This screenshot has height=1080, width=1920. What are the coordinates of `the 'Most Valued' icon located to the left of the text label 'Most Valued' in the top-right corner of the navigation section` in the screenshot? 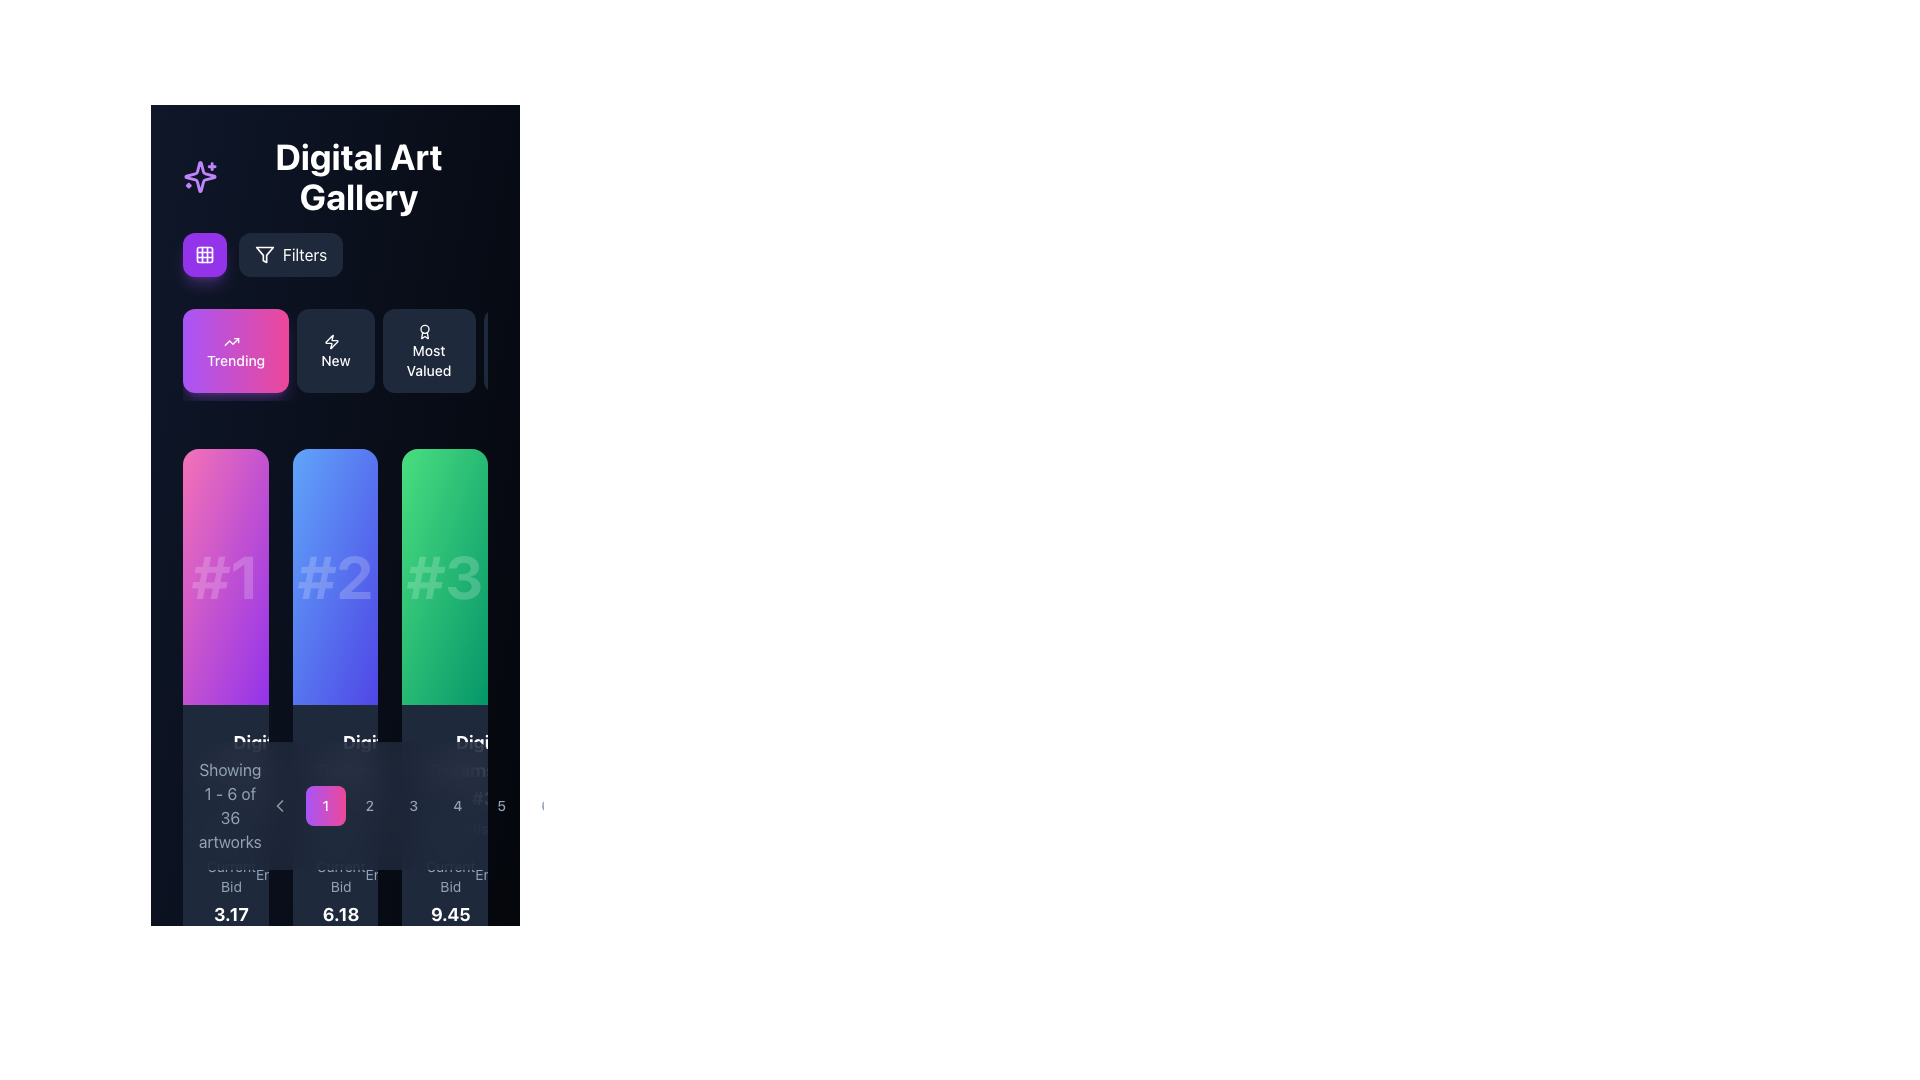 It's located at (424, 331).